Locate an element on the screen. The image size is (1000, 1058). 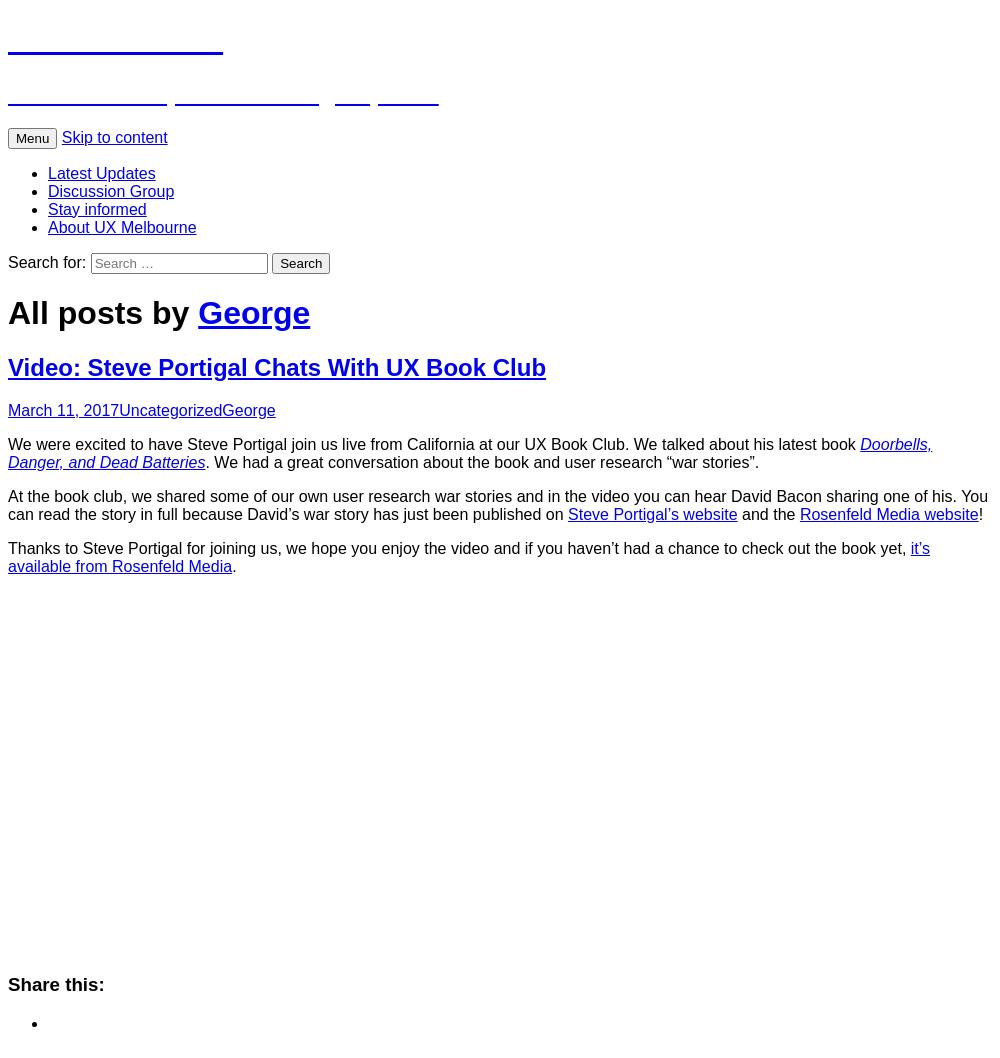
'Stay informed' is located at coordinates (48, 208).